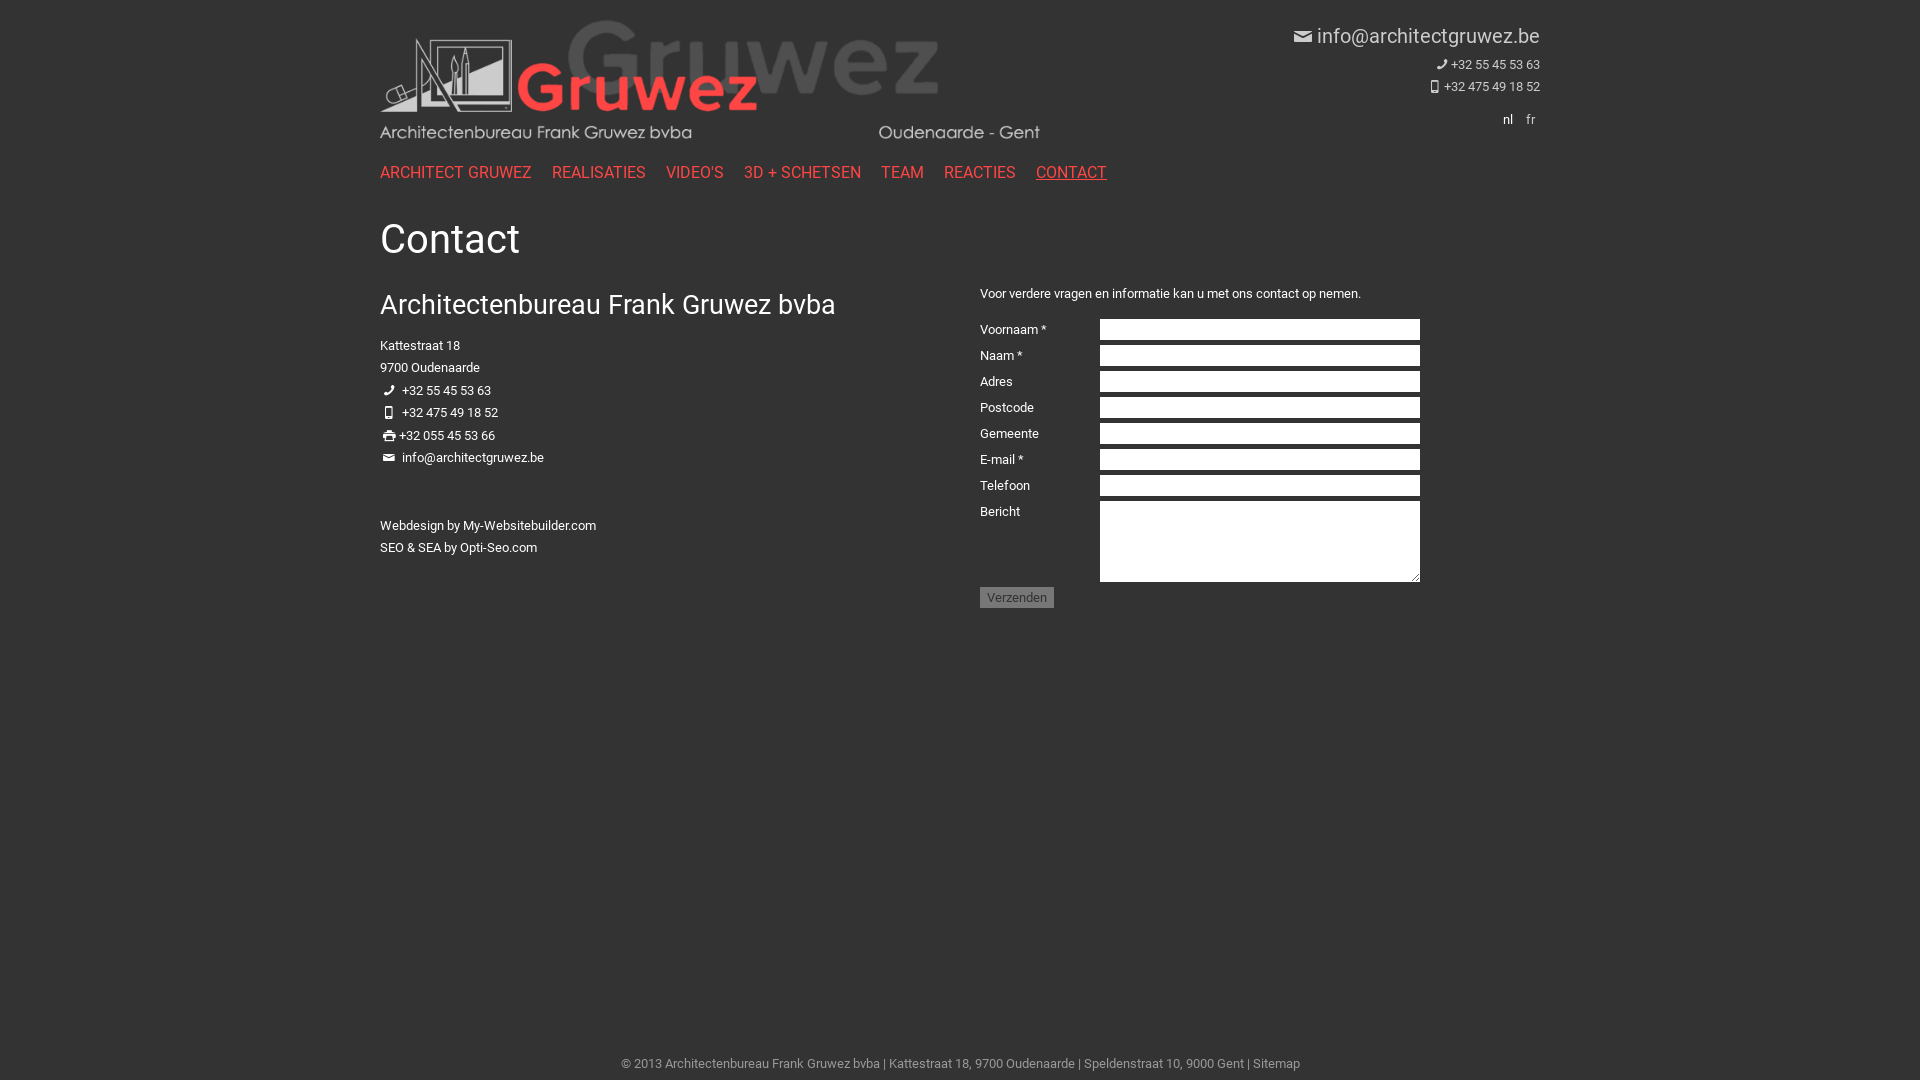  What do you see at coordinates (989, 171) in the screenshot?
I see `'REACTIES'` at bounding box center [989, 171].